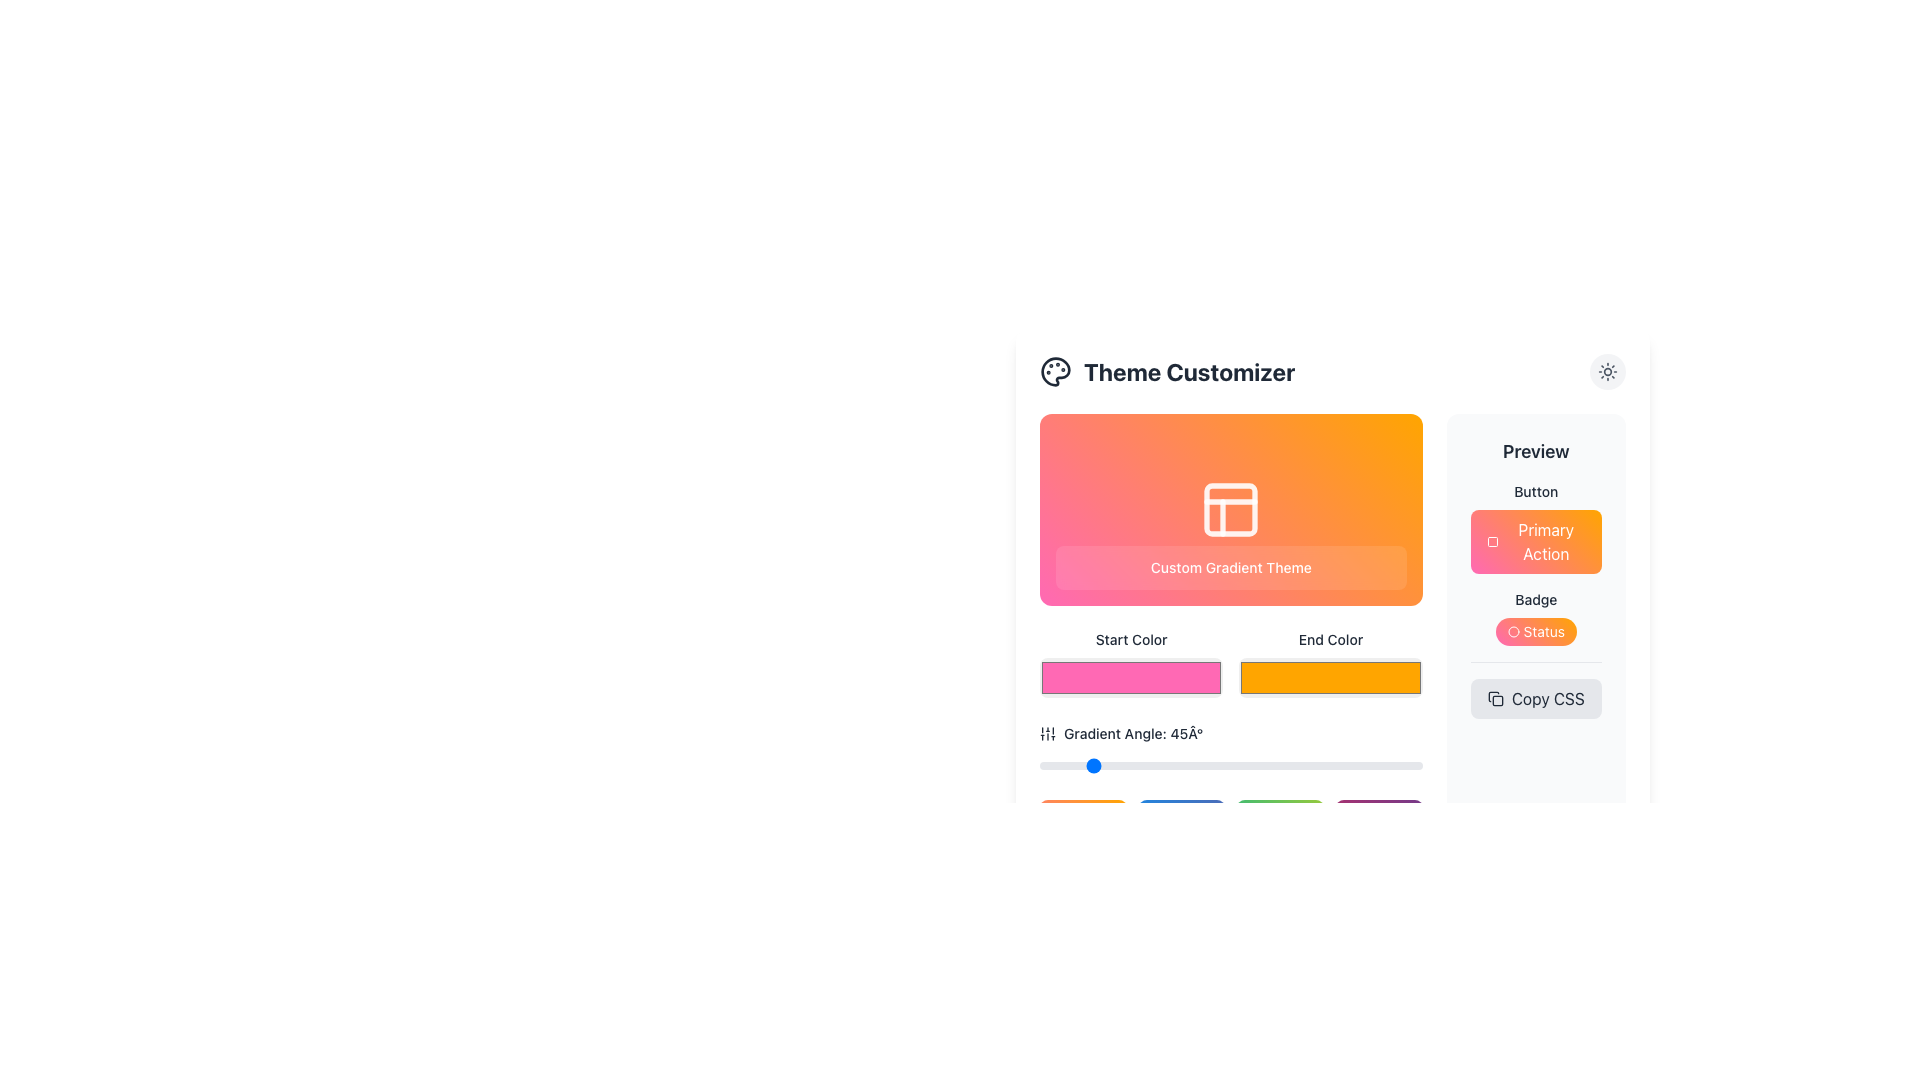 The height and width of the screenshot is (1080, 1920). I want to click on the gradient angle slider, so click(1364, 765).